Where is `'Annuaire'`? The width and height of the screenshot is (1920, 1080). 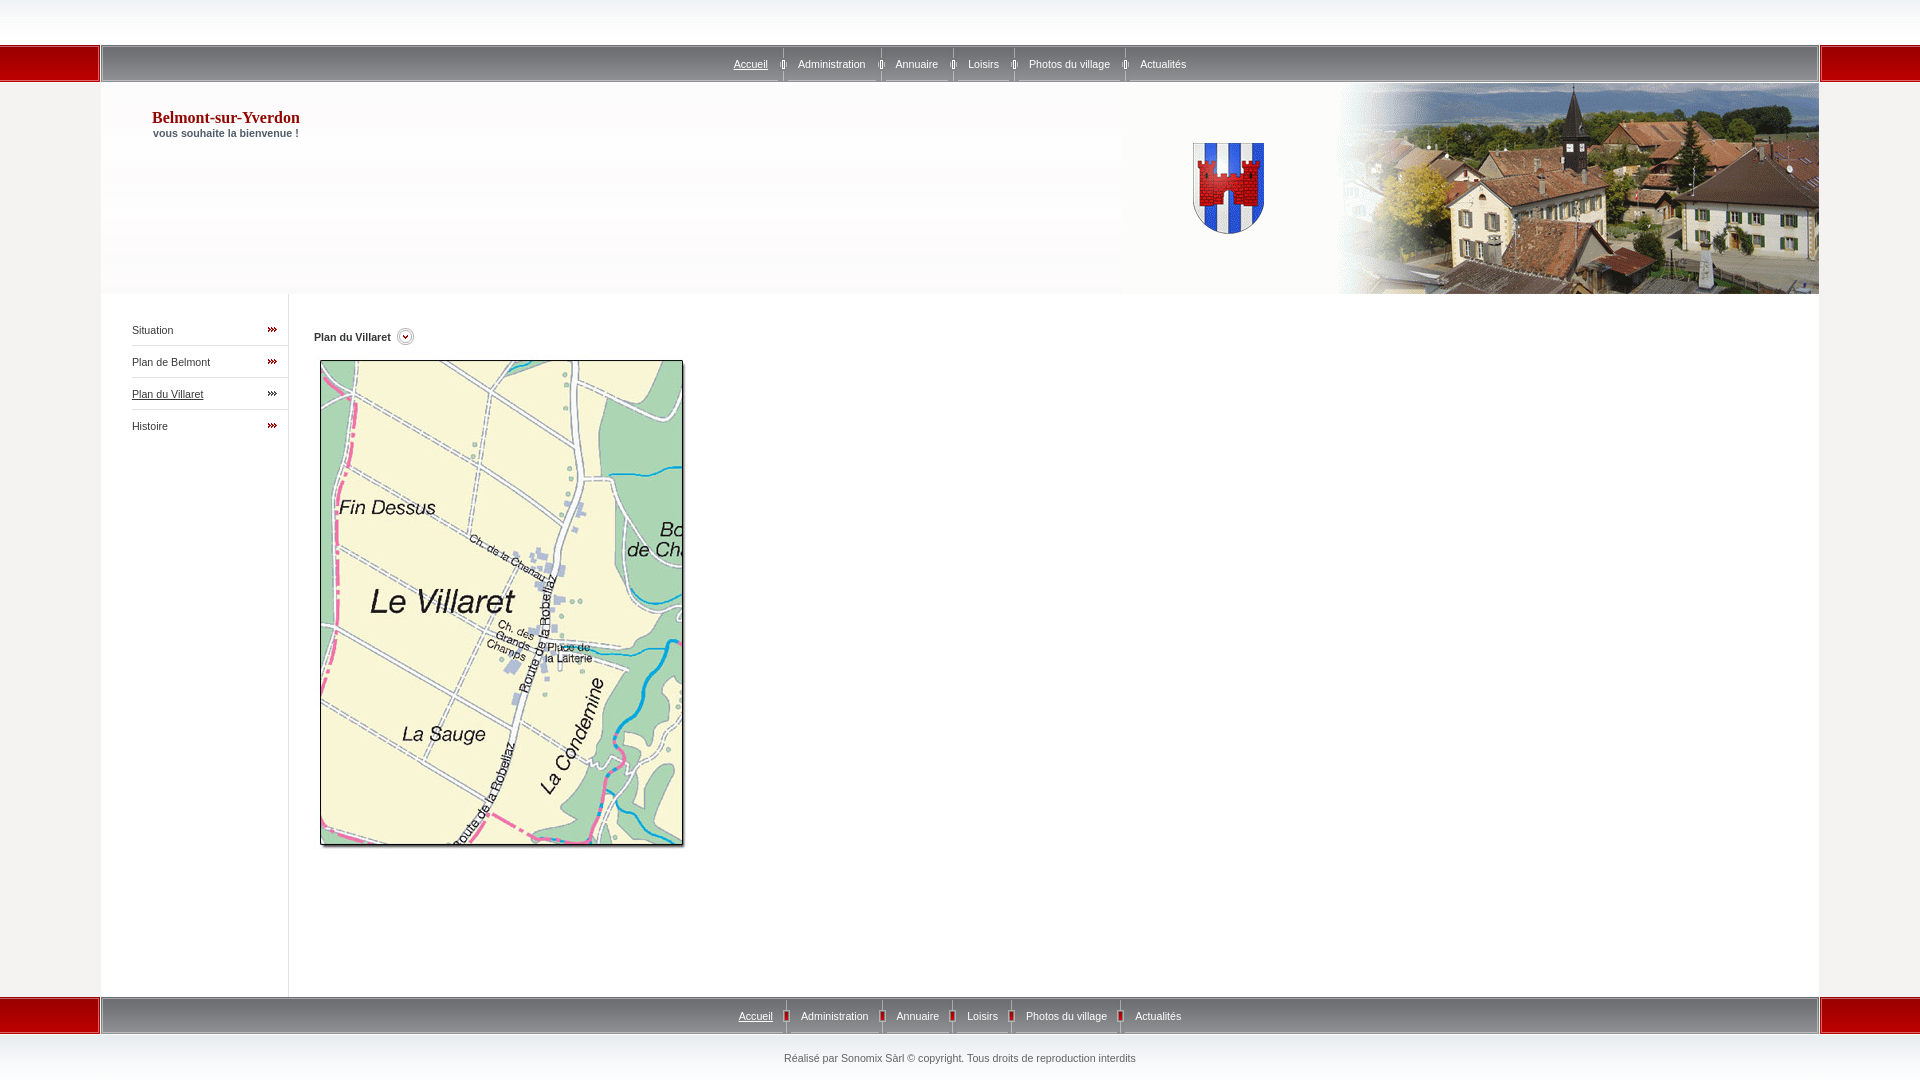 'Annuaire' is located at coordinates (916, 63).